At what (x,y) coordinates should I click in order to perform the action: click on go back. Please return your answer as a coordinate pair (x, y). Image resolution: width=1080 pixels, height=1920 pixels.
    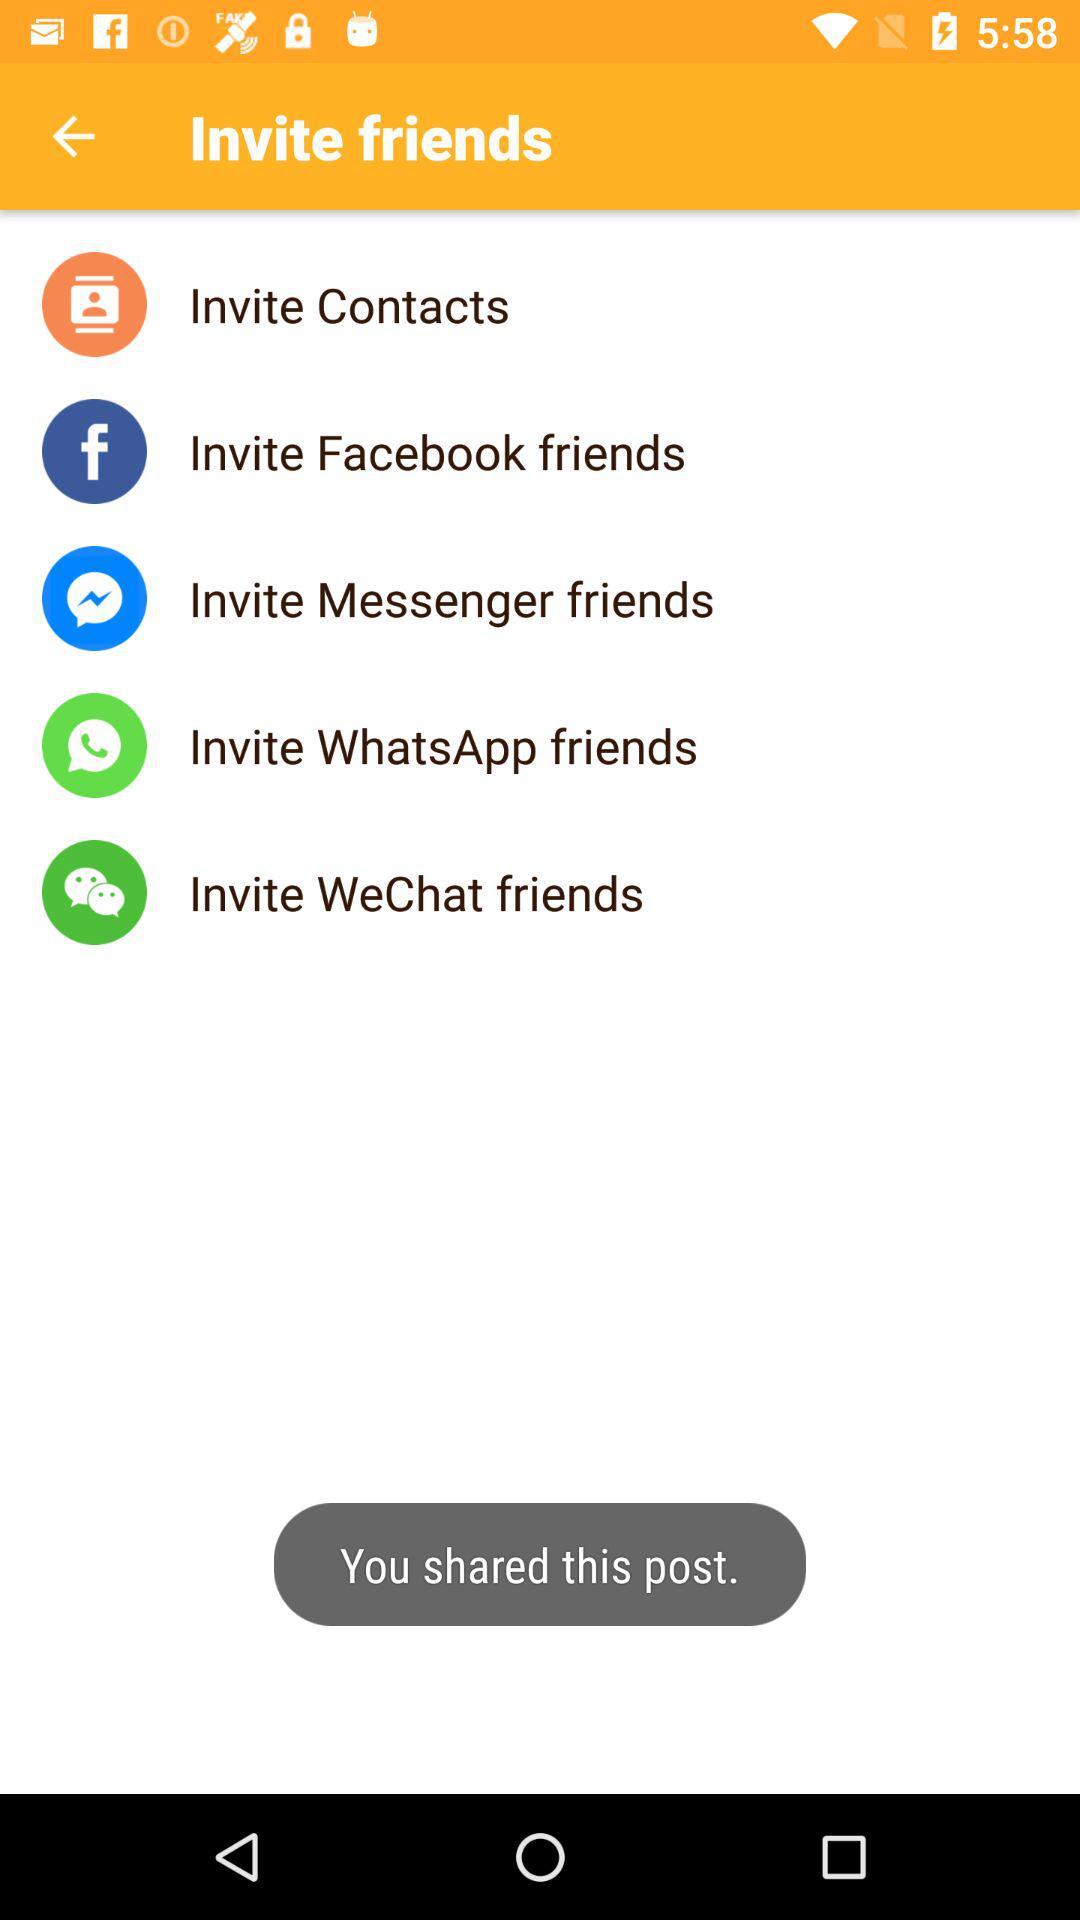
    Looking at the image, I should click on (72, 135).